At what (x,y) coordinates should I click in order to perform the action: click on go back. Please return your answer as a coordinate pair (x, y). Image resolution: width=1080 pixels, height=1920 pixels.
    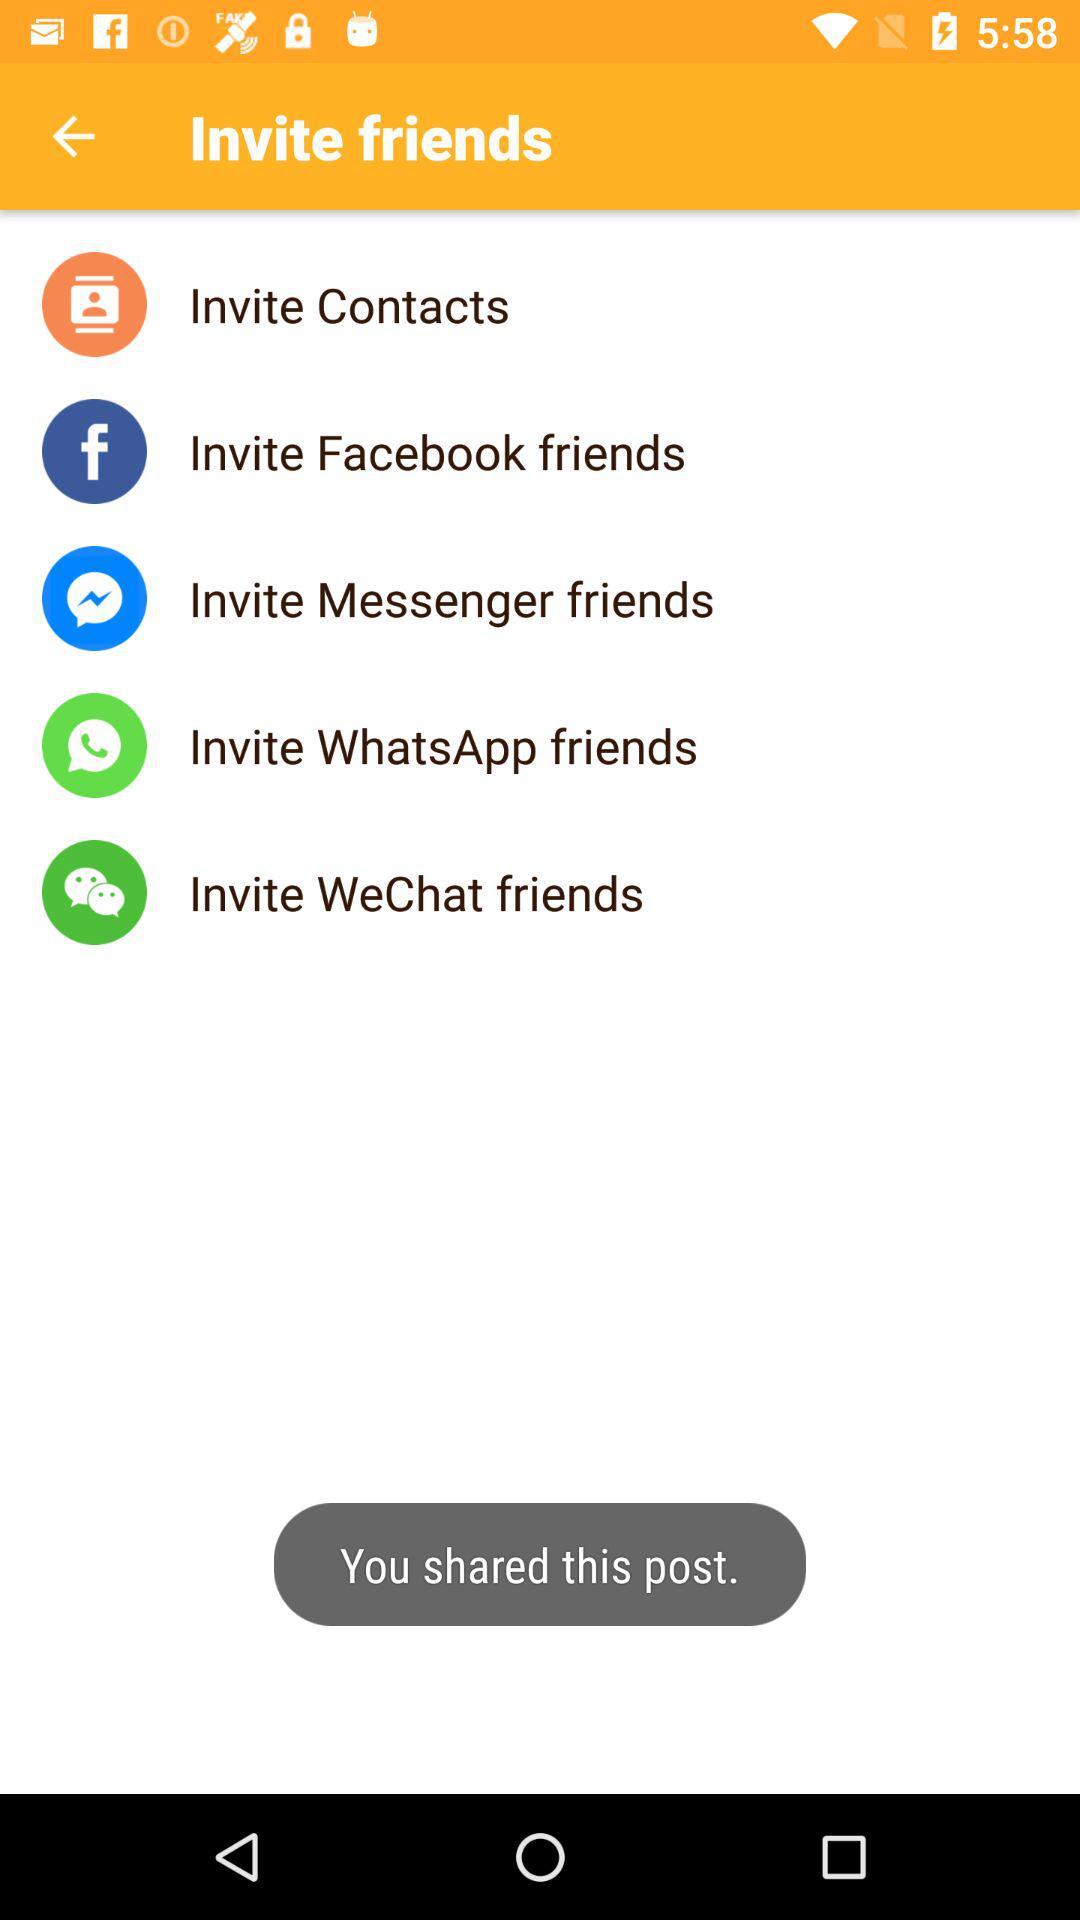
    Looking at the image, I should click on (72, 135).